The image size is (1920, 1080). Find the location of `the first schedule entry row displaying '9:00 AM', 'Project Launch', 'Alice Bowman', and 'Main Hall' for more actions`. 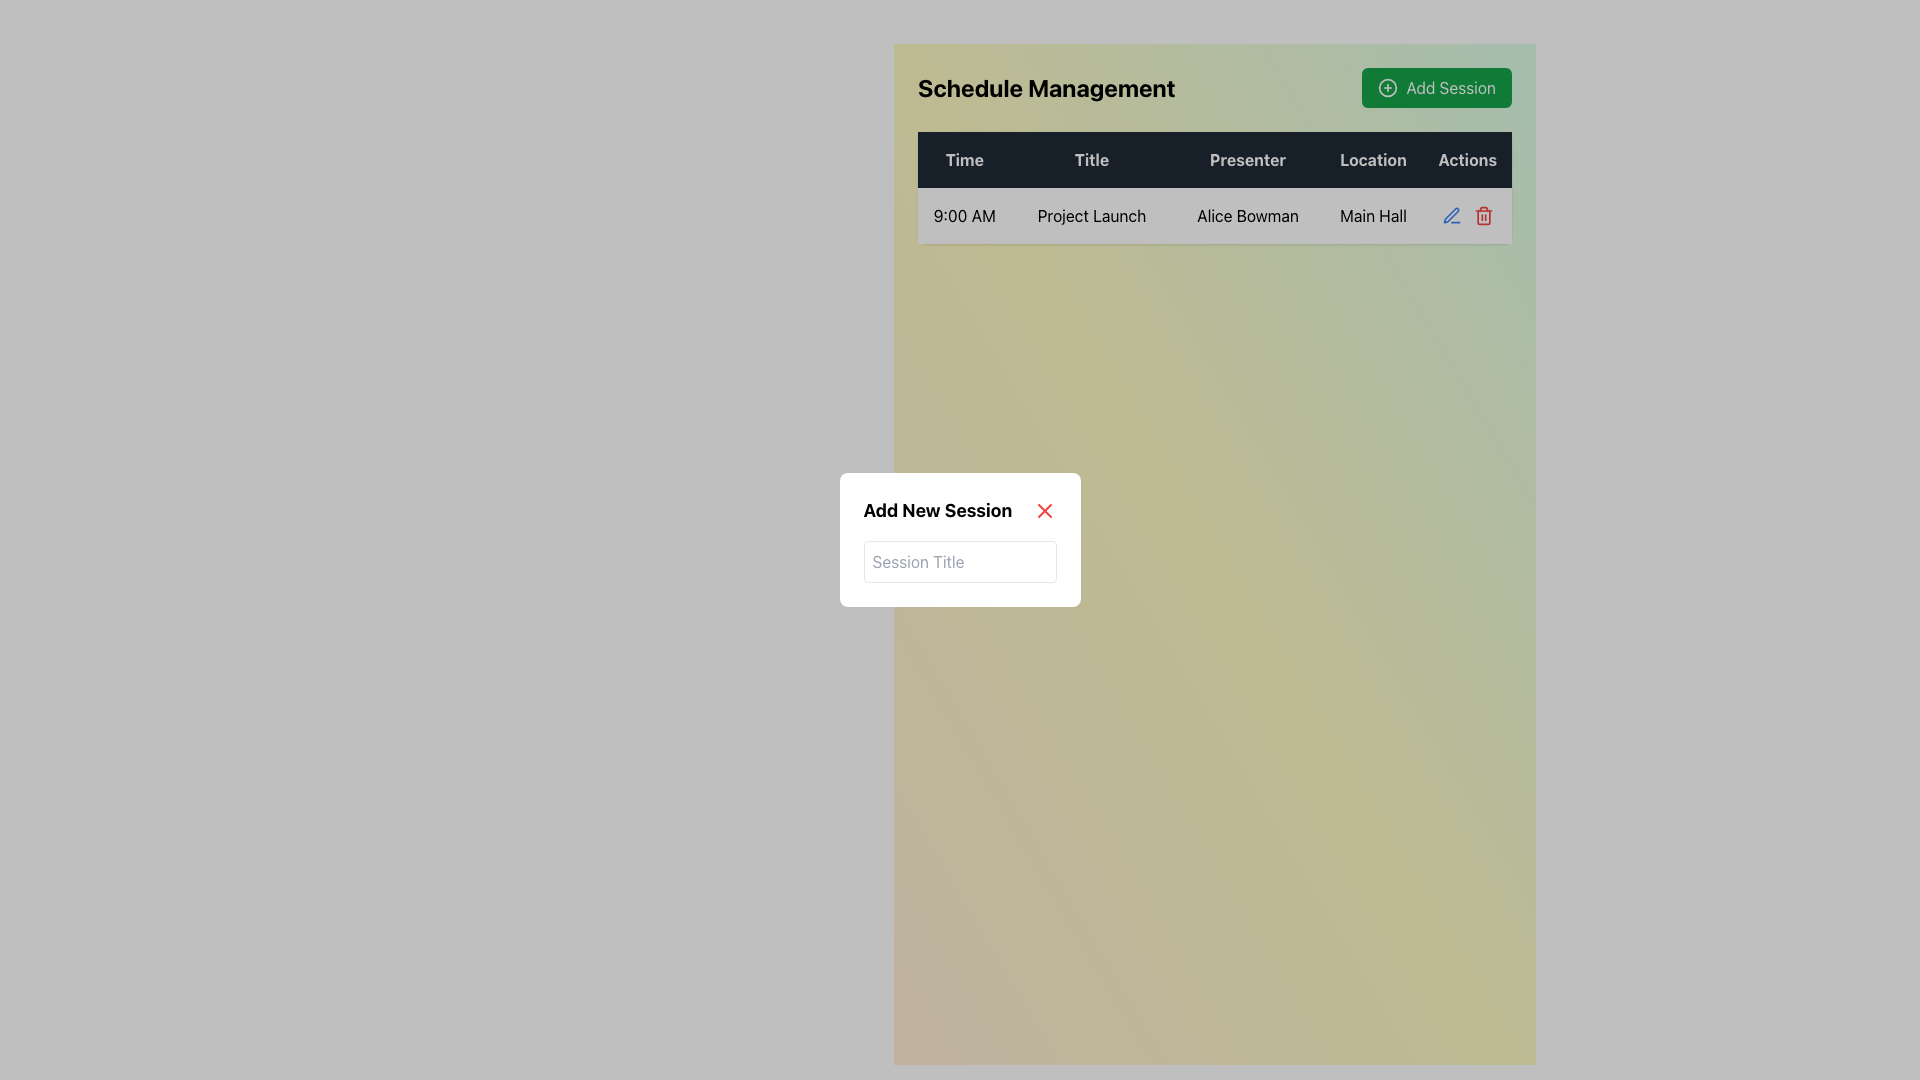

the first schedule entry row displaying '9:00 AM', 'Project Launch', 'Alice Bowman', and 'Main Hall' for more actions is located at coordinates (1213, 216).